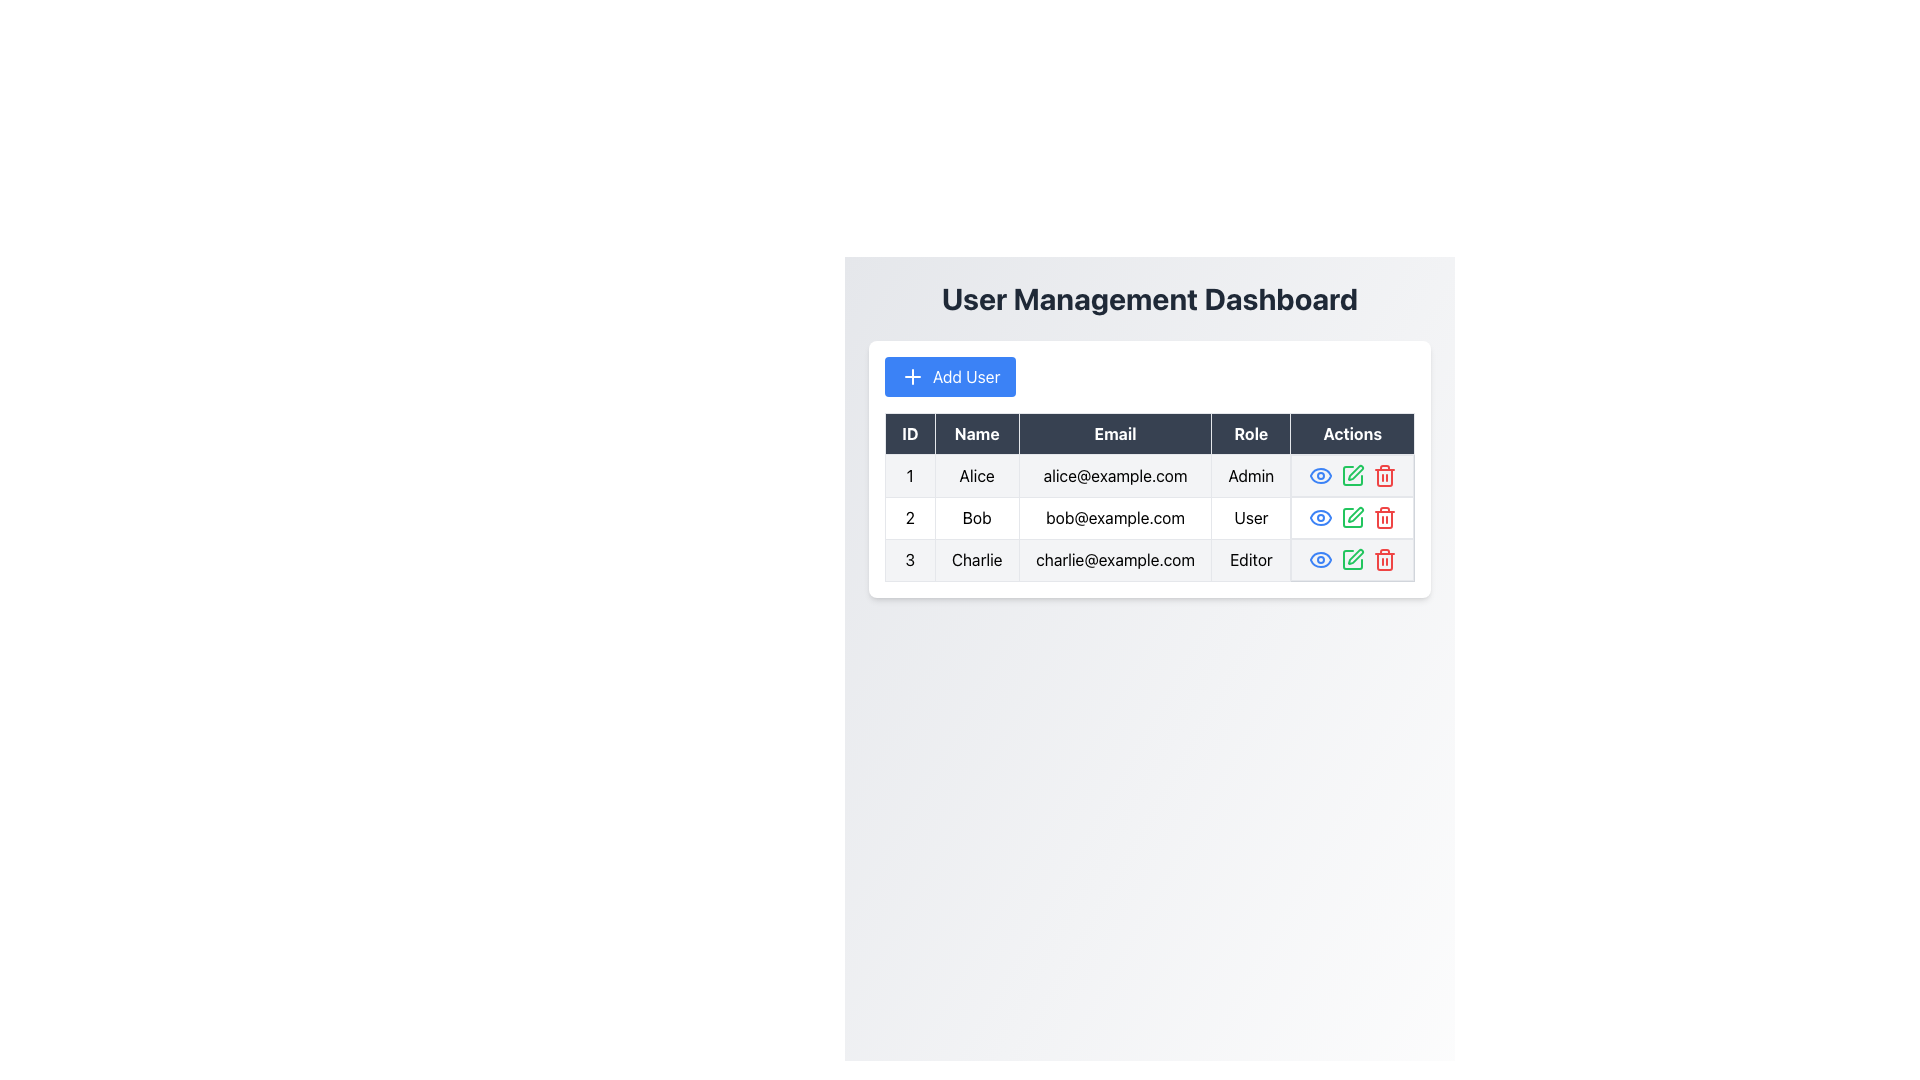  I want to click on the Text Label displaying the name 'Charlie' in the third row of the table under the 'Name' column, so click(977, 560).